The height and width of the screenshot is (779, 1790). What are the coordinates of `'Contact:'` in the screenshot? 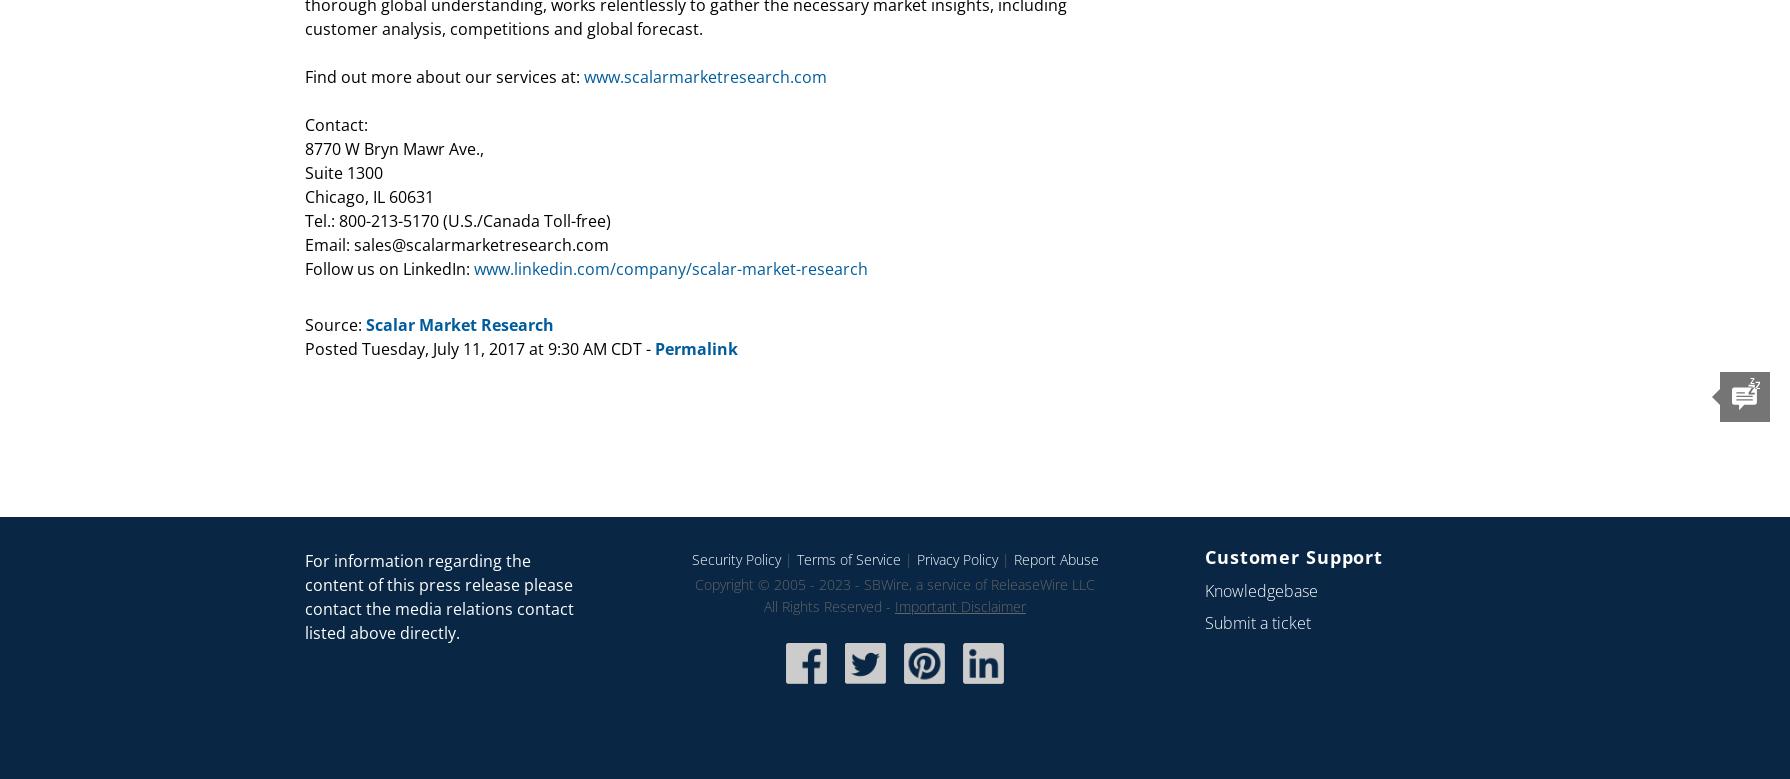 It's located at (305, 124).